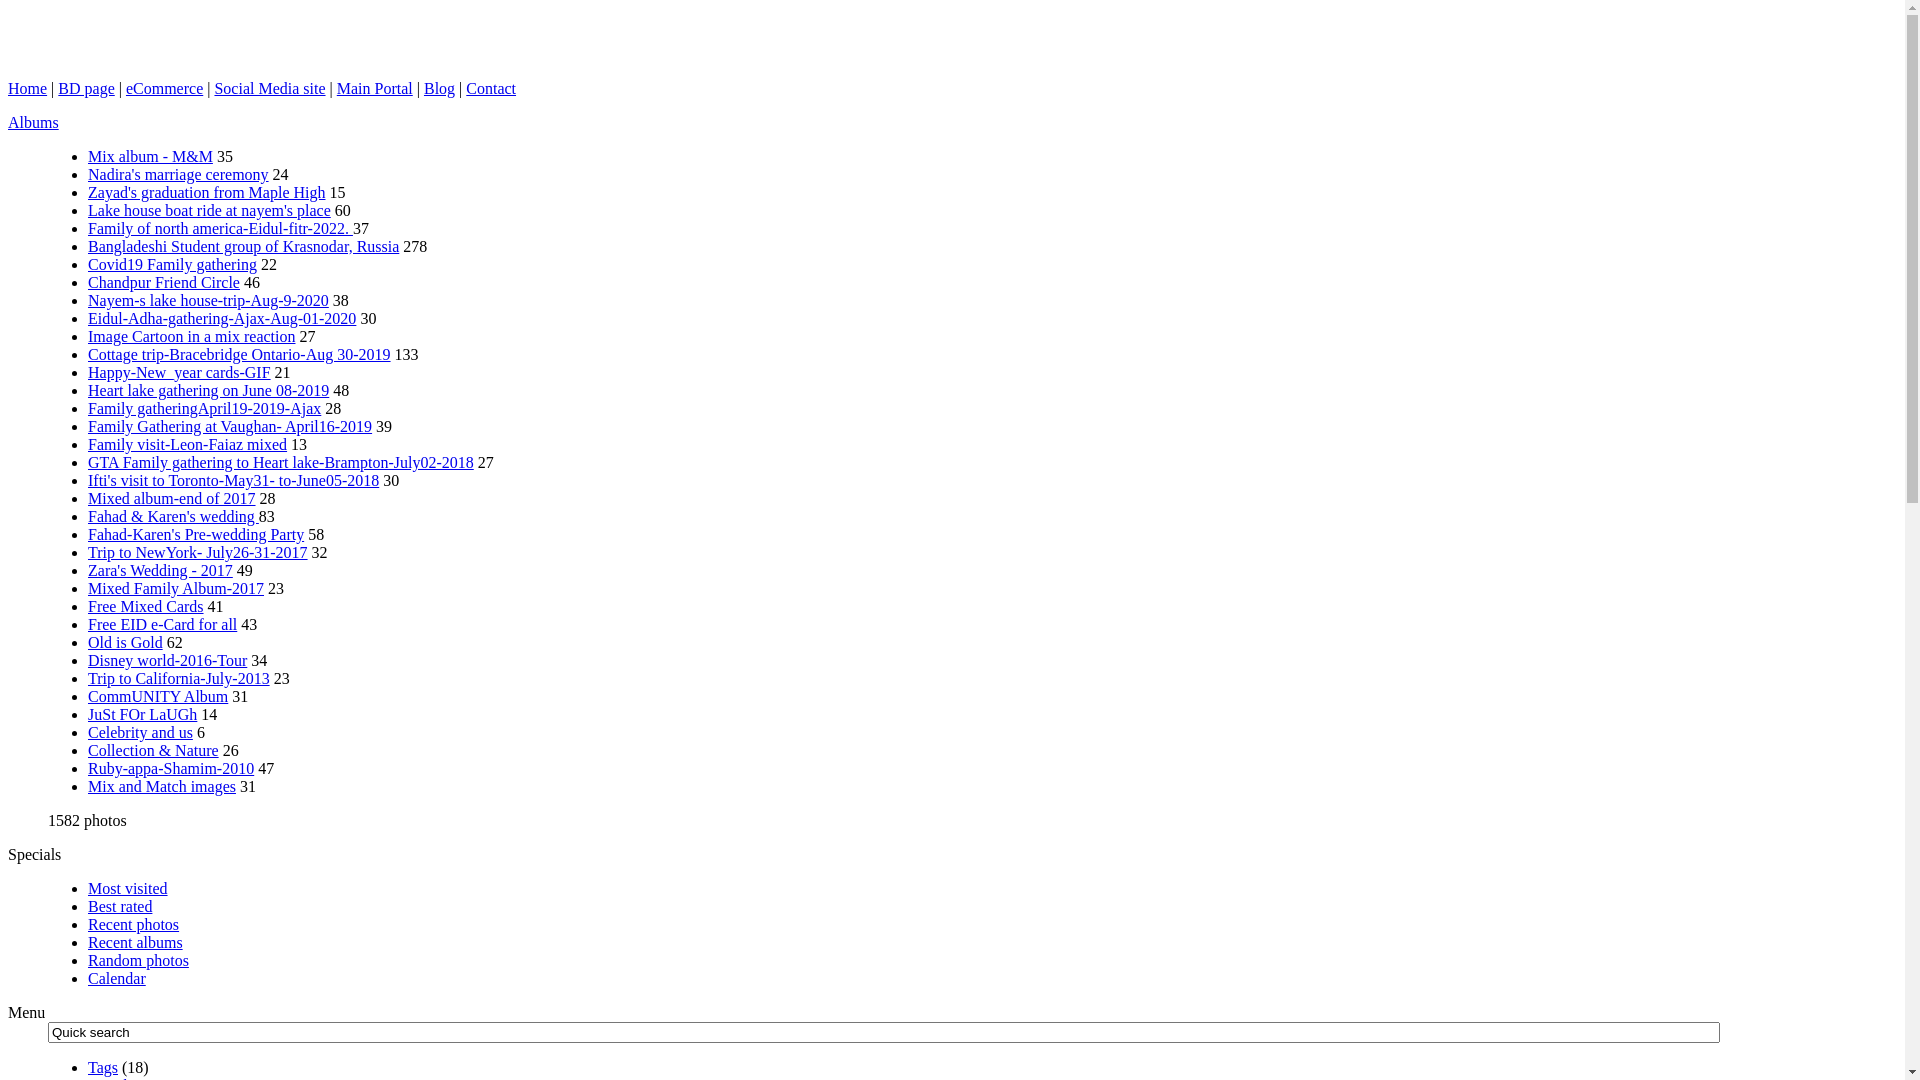 Image resolution: width=1920 pixels, height=1080 pixels. Describe the element at coordinates (163, 282) in the screenshot. I see `'Chandpur Friend Circle'` at that location.